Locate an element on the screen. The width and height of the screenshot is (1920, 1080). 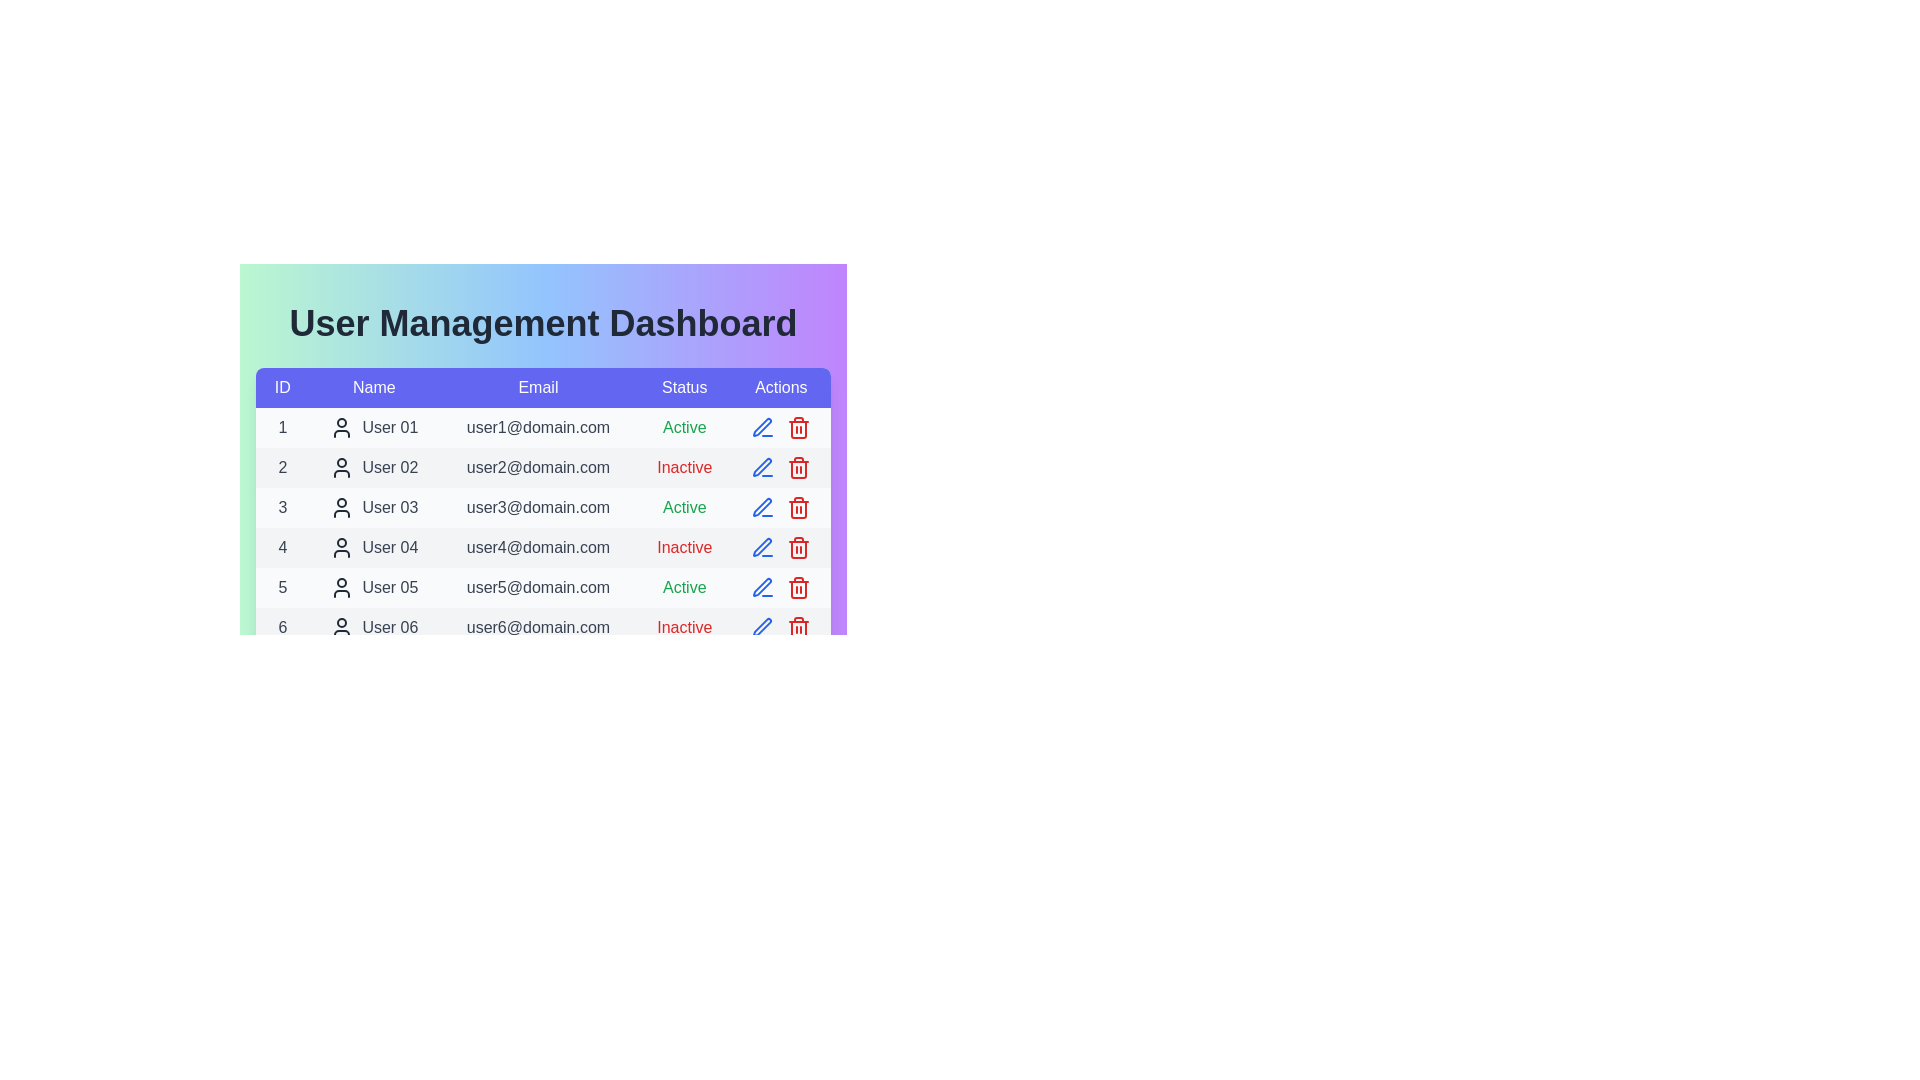
the edit icon for the user with ID 2 is located at coordinates (762, 467).